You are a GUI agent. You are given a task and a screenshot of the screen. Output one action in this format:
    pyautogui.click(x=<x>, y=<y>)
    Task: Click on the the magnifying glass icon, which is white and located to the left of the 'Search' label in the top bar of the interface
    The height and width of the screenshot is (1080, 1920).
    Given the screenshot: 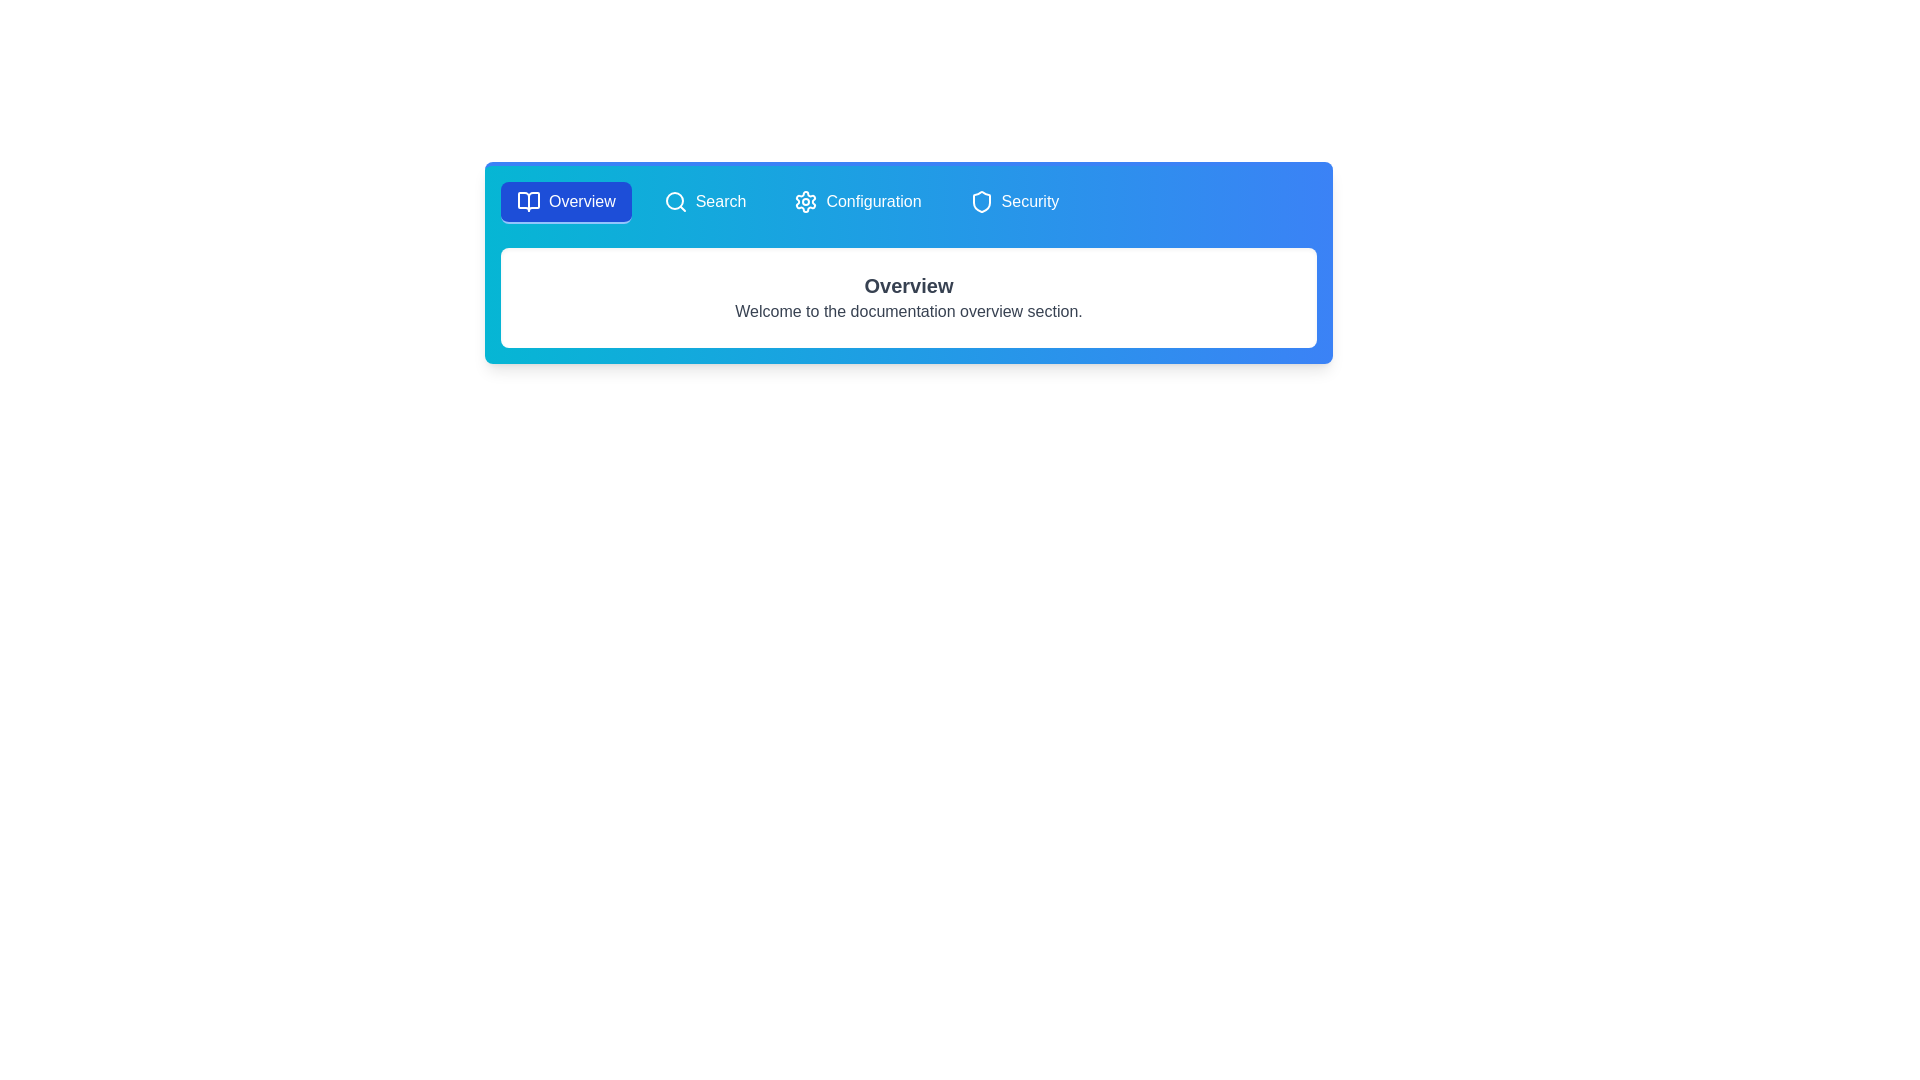 What is the action you would take?
    pyautogui.click(x=675, y=201)
    